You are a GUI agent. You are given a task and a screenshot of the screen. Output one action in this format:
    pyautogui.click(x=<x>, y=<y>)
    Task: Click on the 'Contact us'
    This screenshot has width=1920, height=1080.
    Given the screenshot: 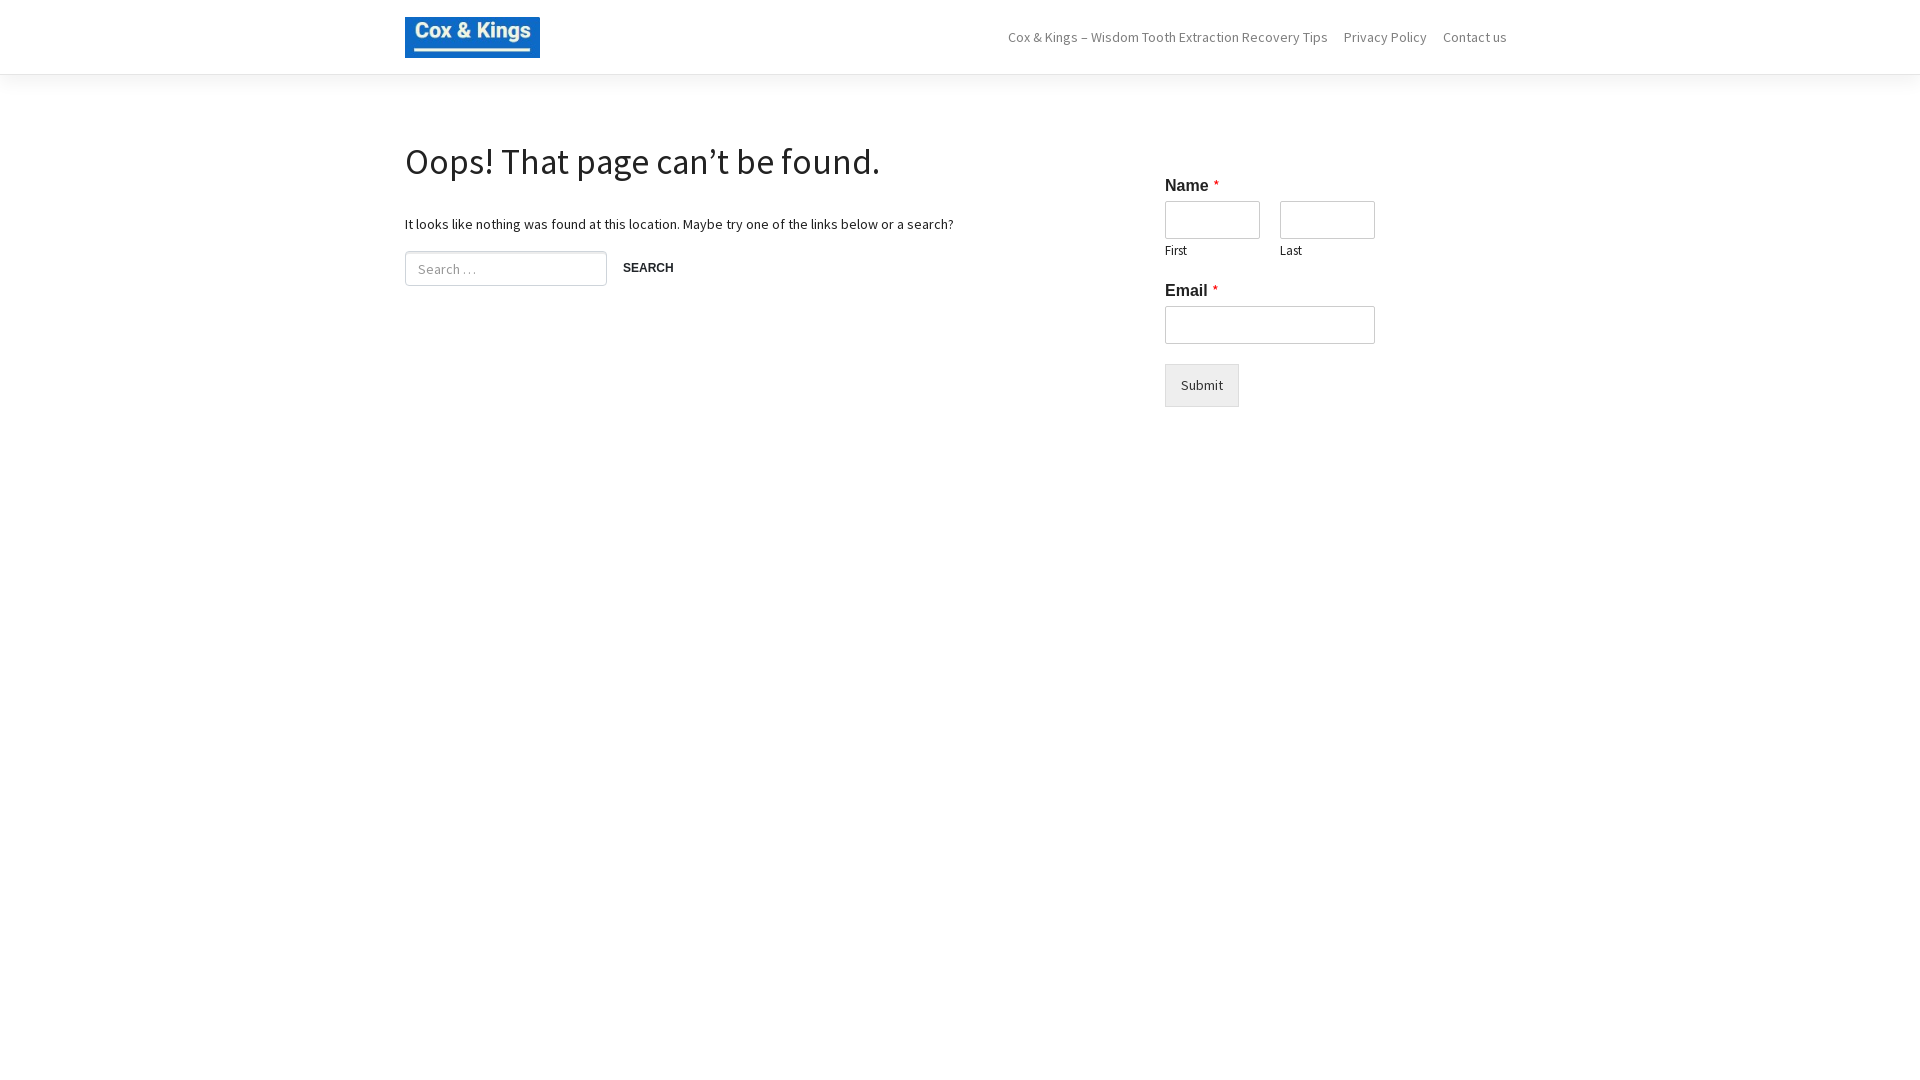 What is the action you would take?
    pyautogui.click(x=1474, y=37)
    